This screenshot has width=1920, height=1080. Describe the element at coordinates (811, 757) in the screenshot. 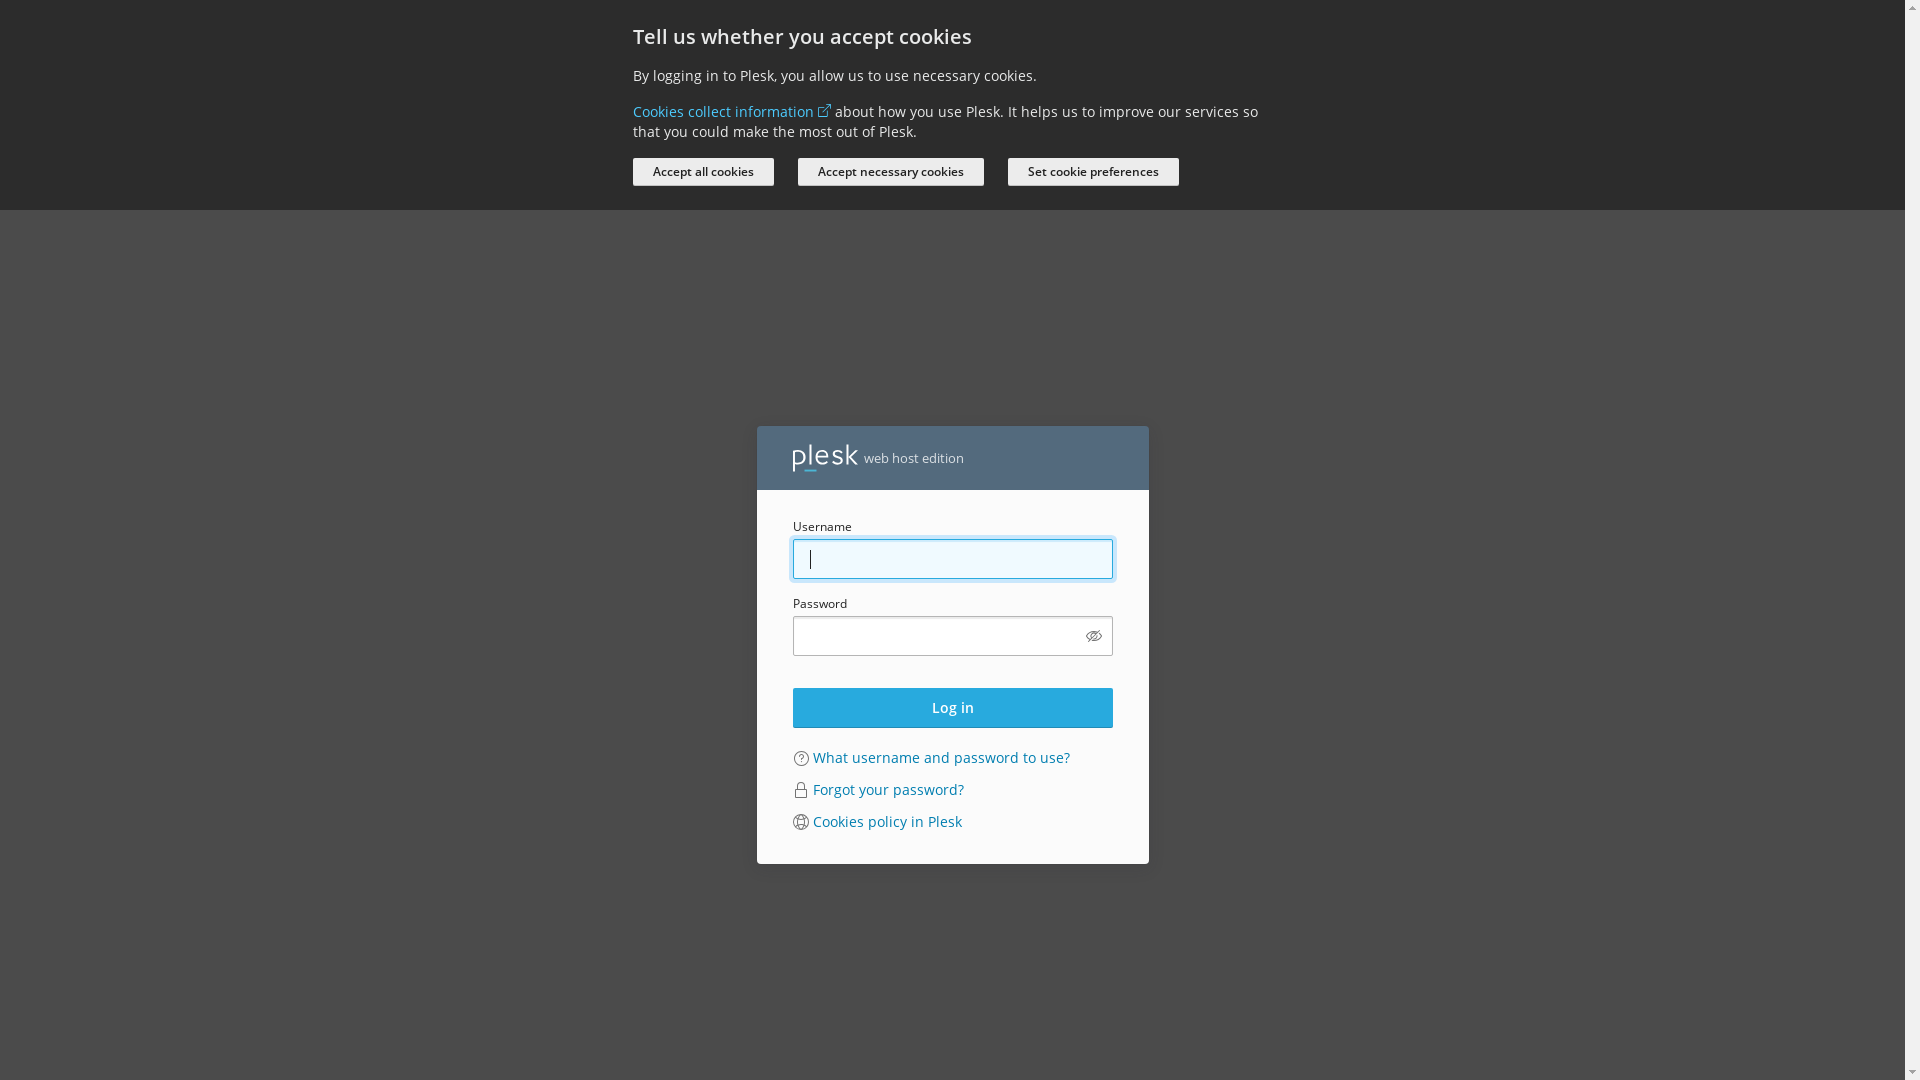

I see `'What username and password to use?'` at that location.